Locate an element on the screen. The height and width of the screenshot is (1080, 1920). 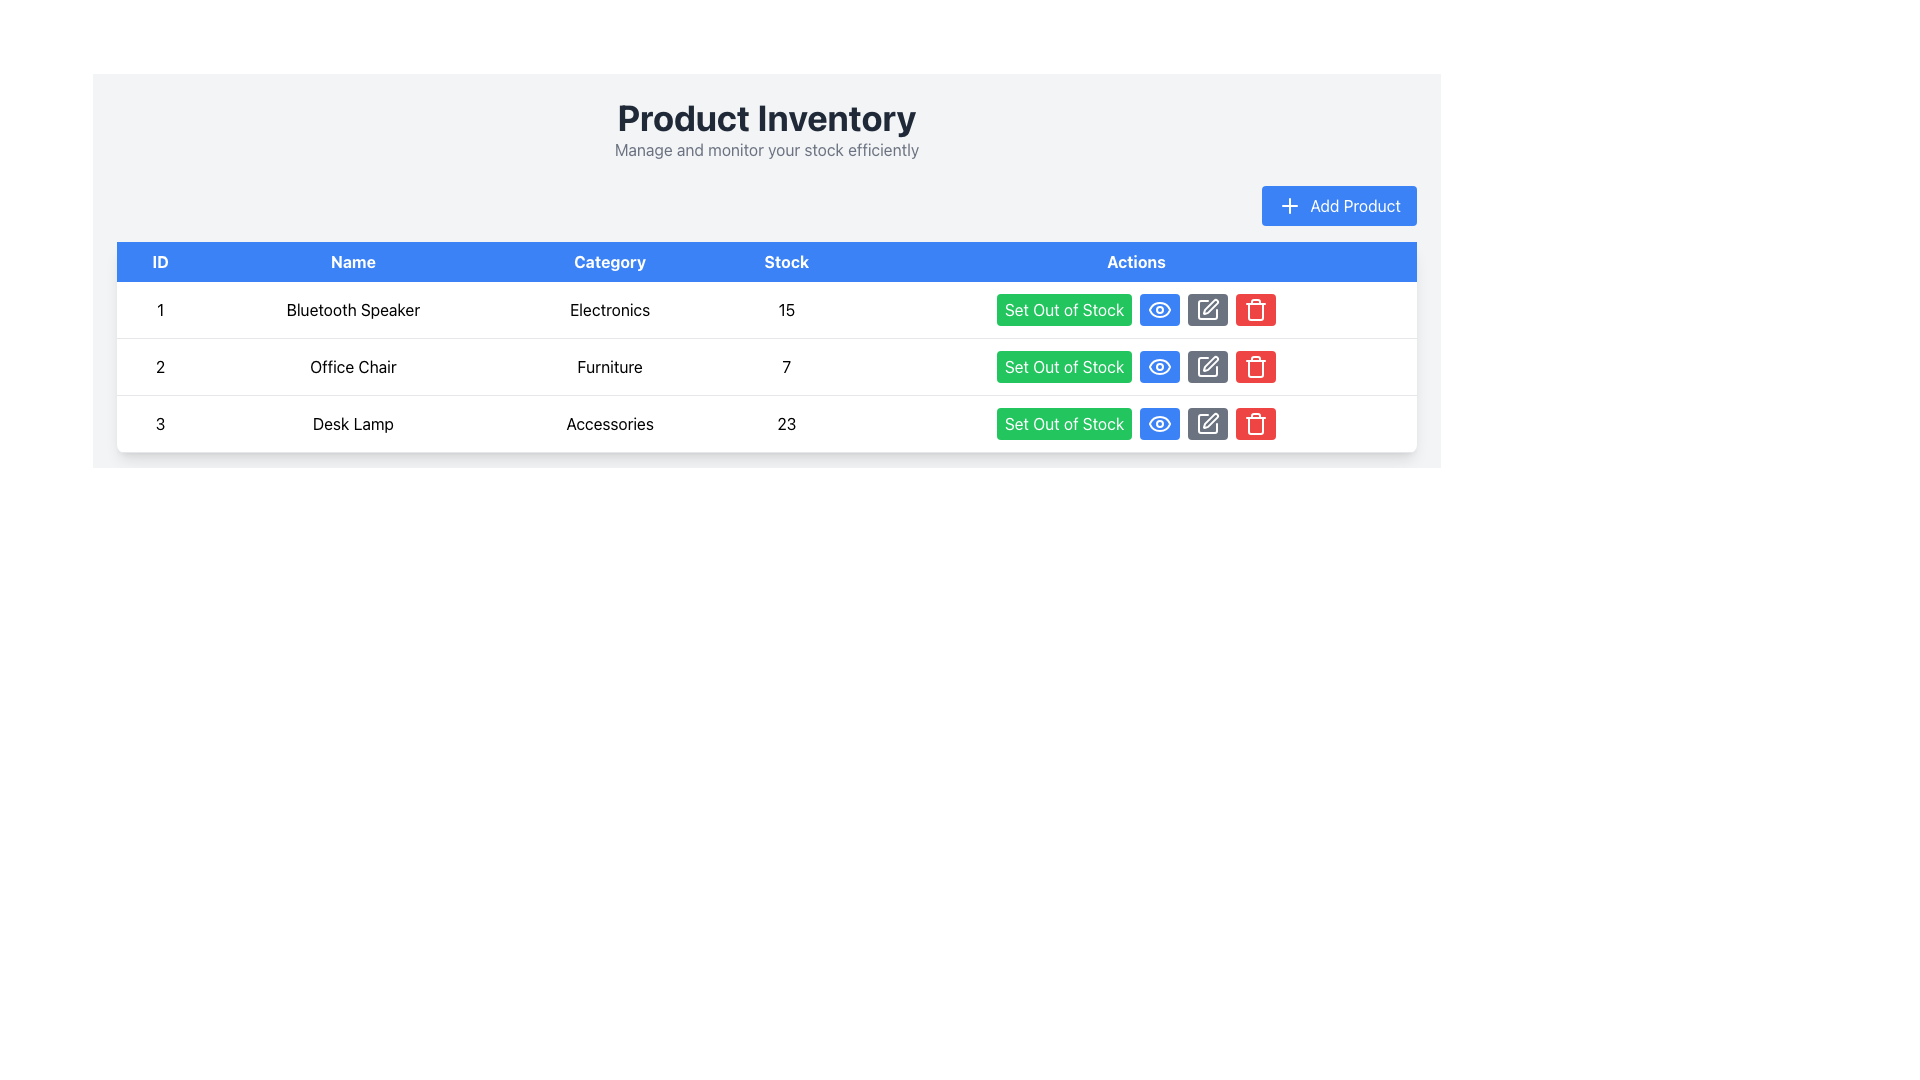
the second action icon in the 'Actions' column for the 'Office Chair' item to initiate an edit action is located at coordinates (1207, 309).